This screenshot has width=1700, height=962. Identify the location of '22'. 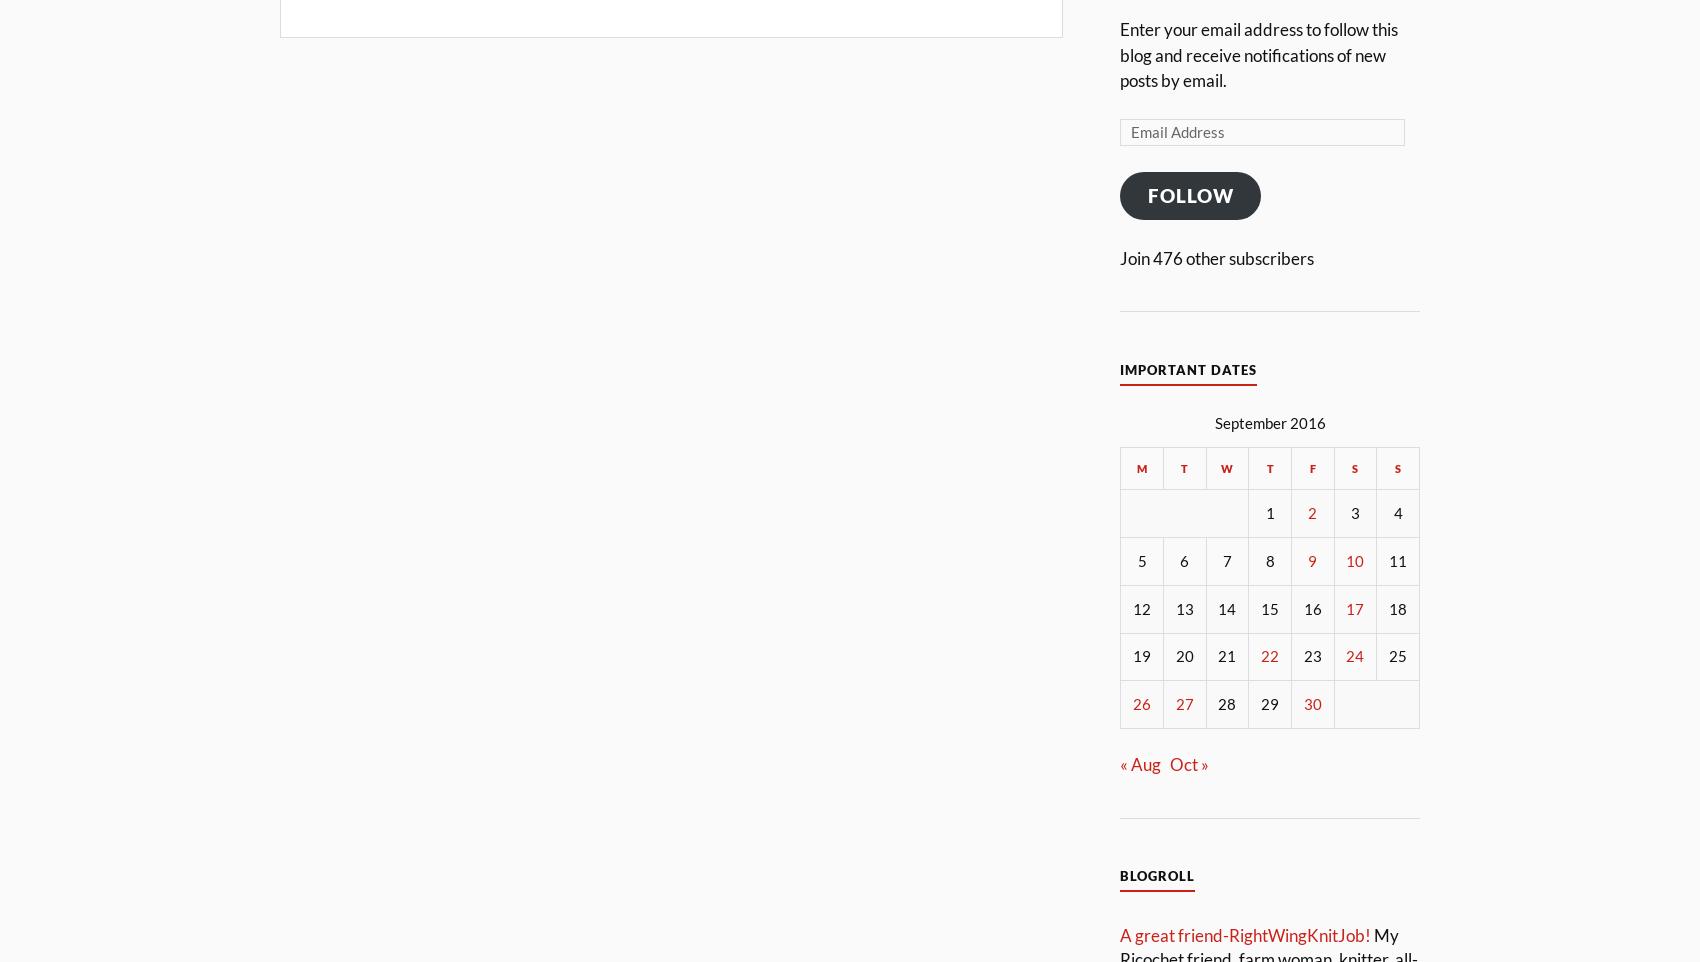
(1269, 655).